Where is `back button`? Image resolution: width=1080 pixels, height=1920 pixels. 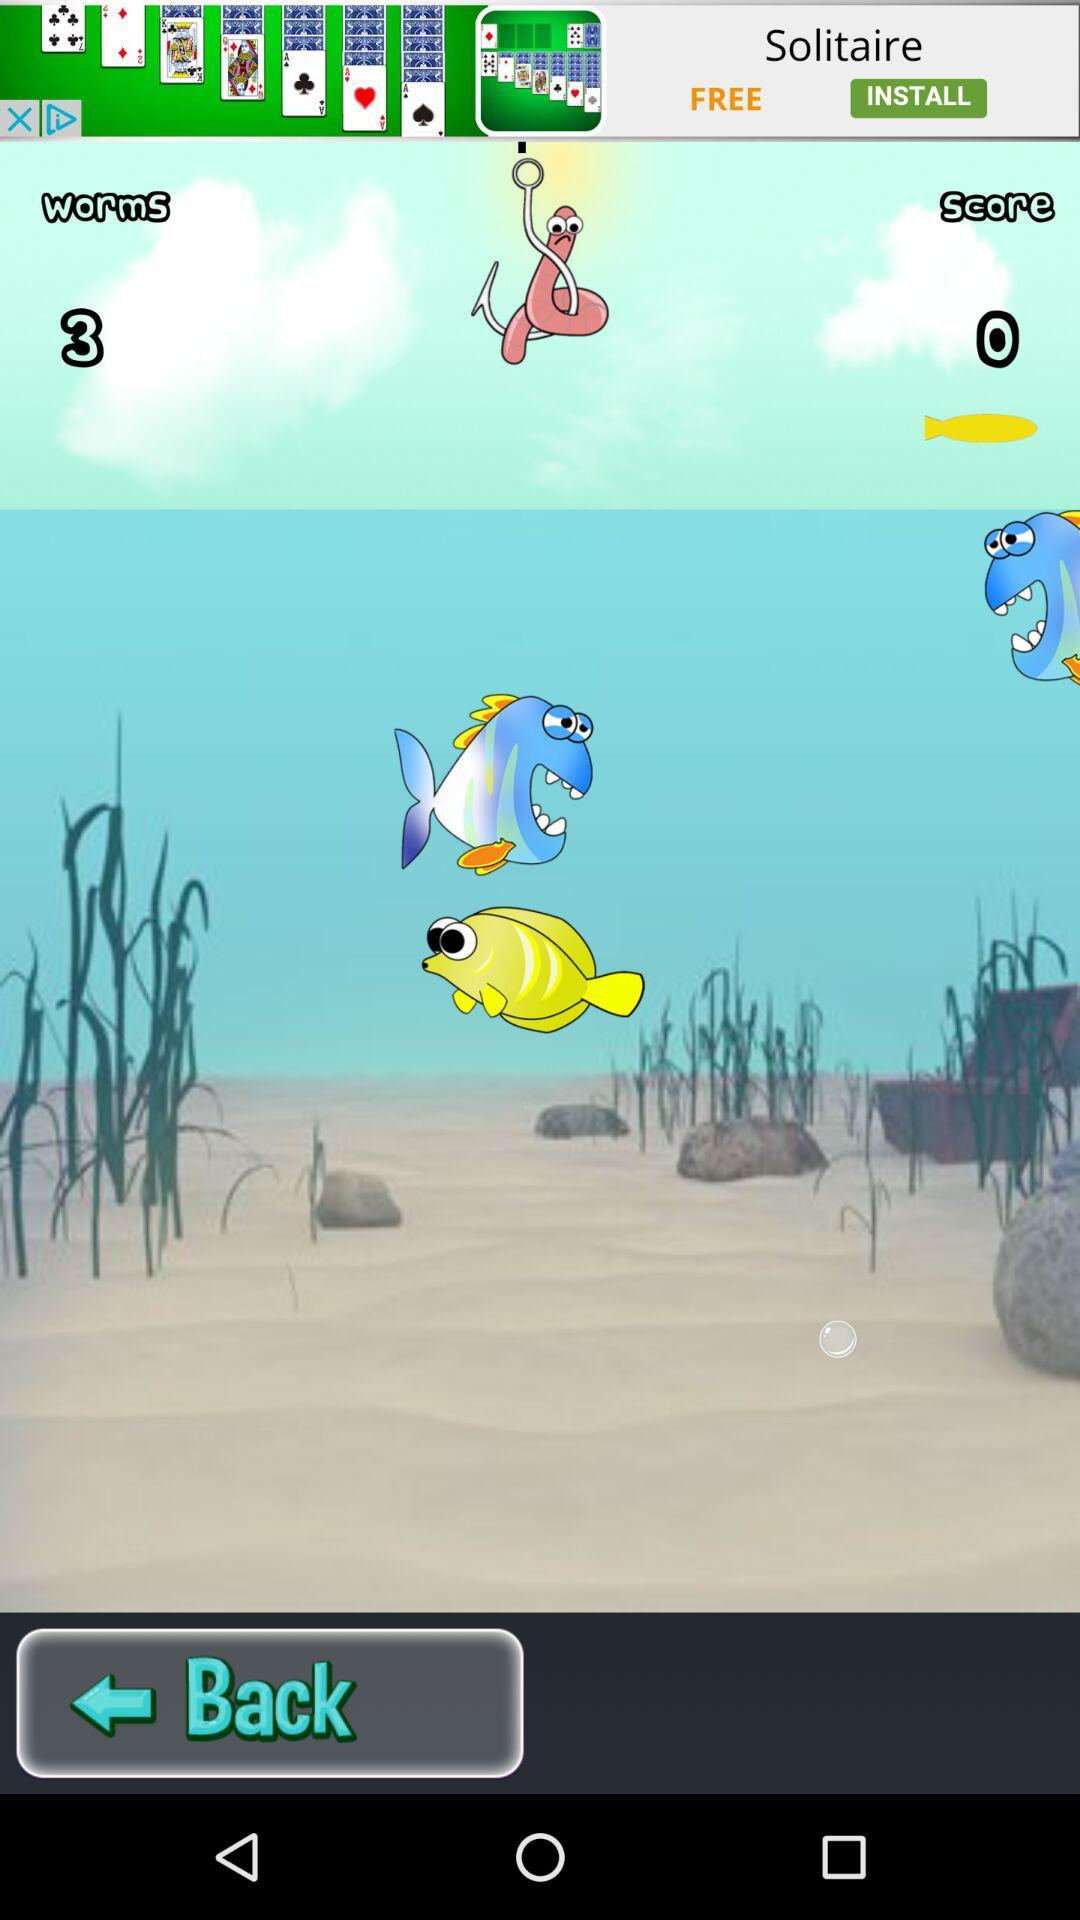
back button is located at coordinates (270, 1702).